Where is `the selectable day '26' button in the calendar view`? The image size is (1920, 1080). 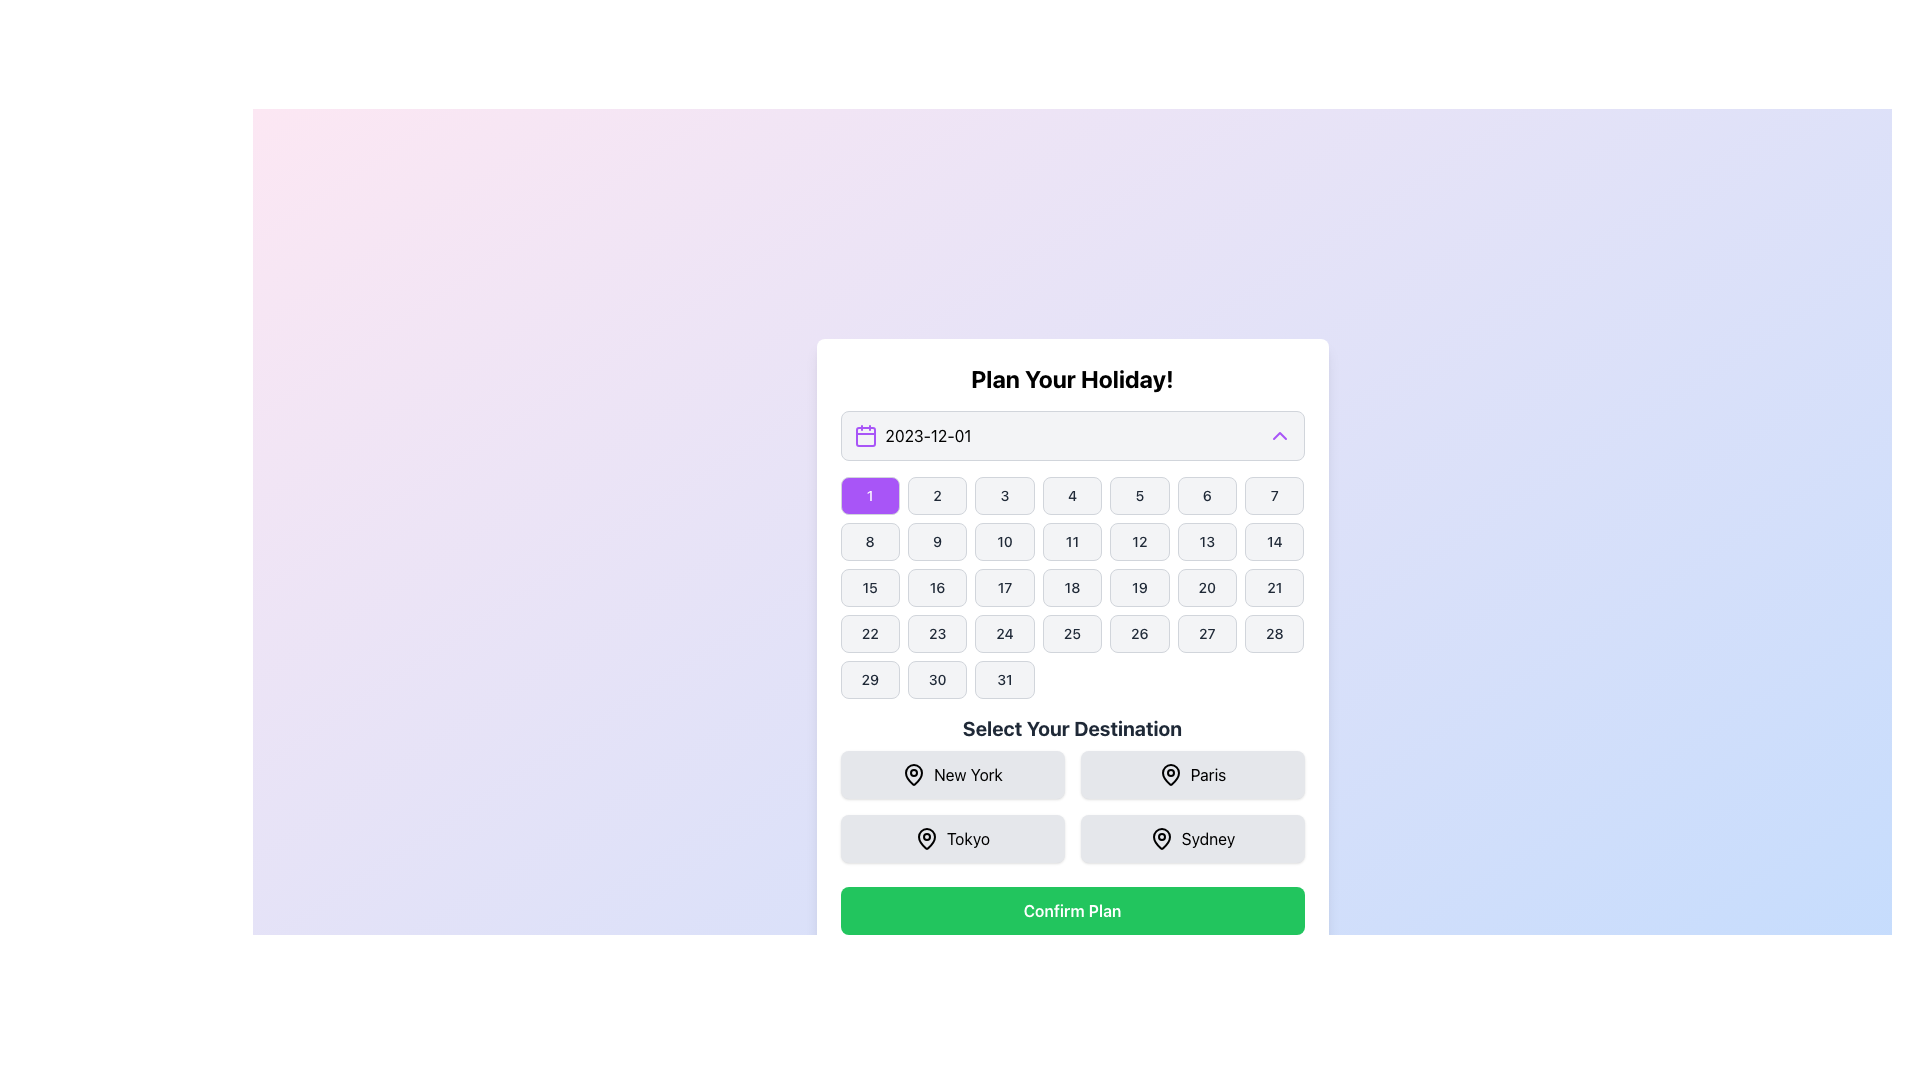
the selectable day '26' button in the calendar view is located at coordinates (1139, 633).